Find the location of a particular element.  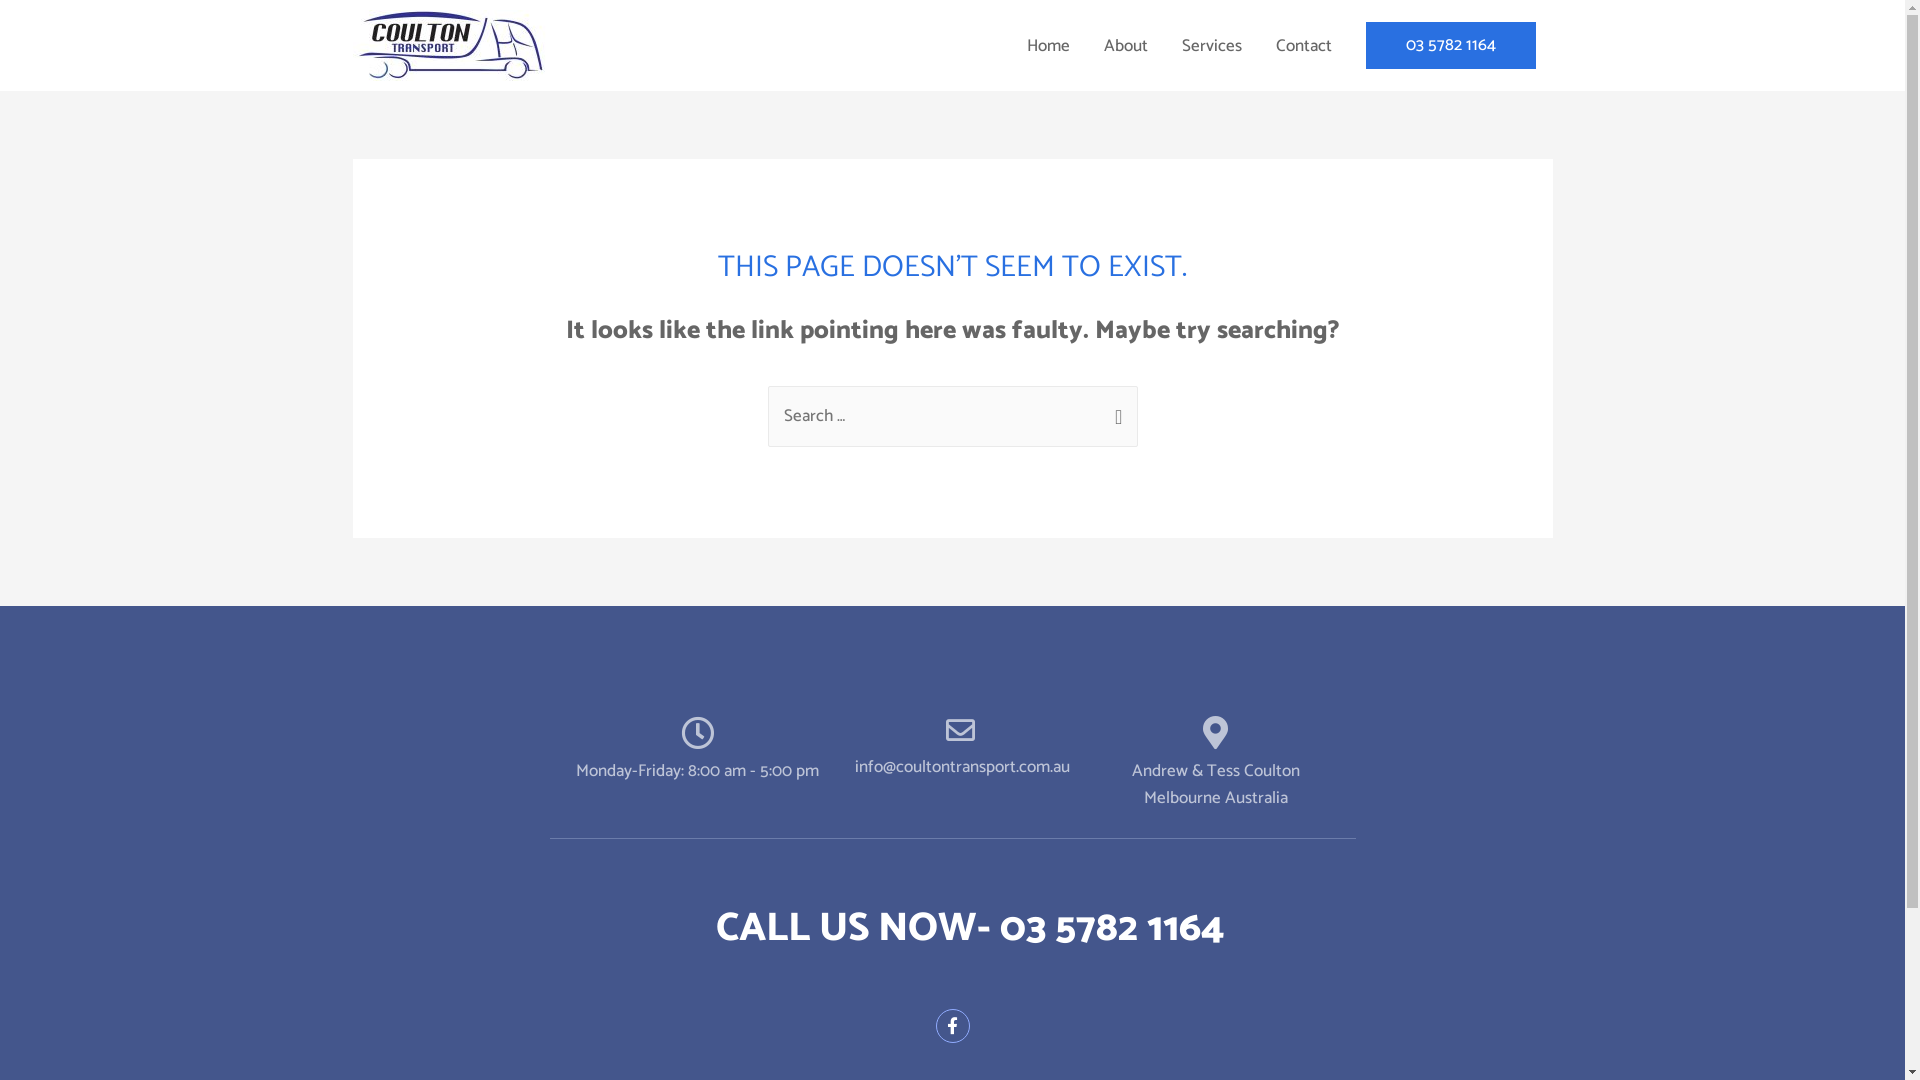

'03 5782 1164' is located at coordinates (1450, 45).